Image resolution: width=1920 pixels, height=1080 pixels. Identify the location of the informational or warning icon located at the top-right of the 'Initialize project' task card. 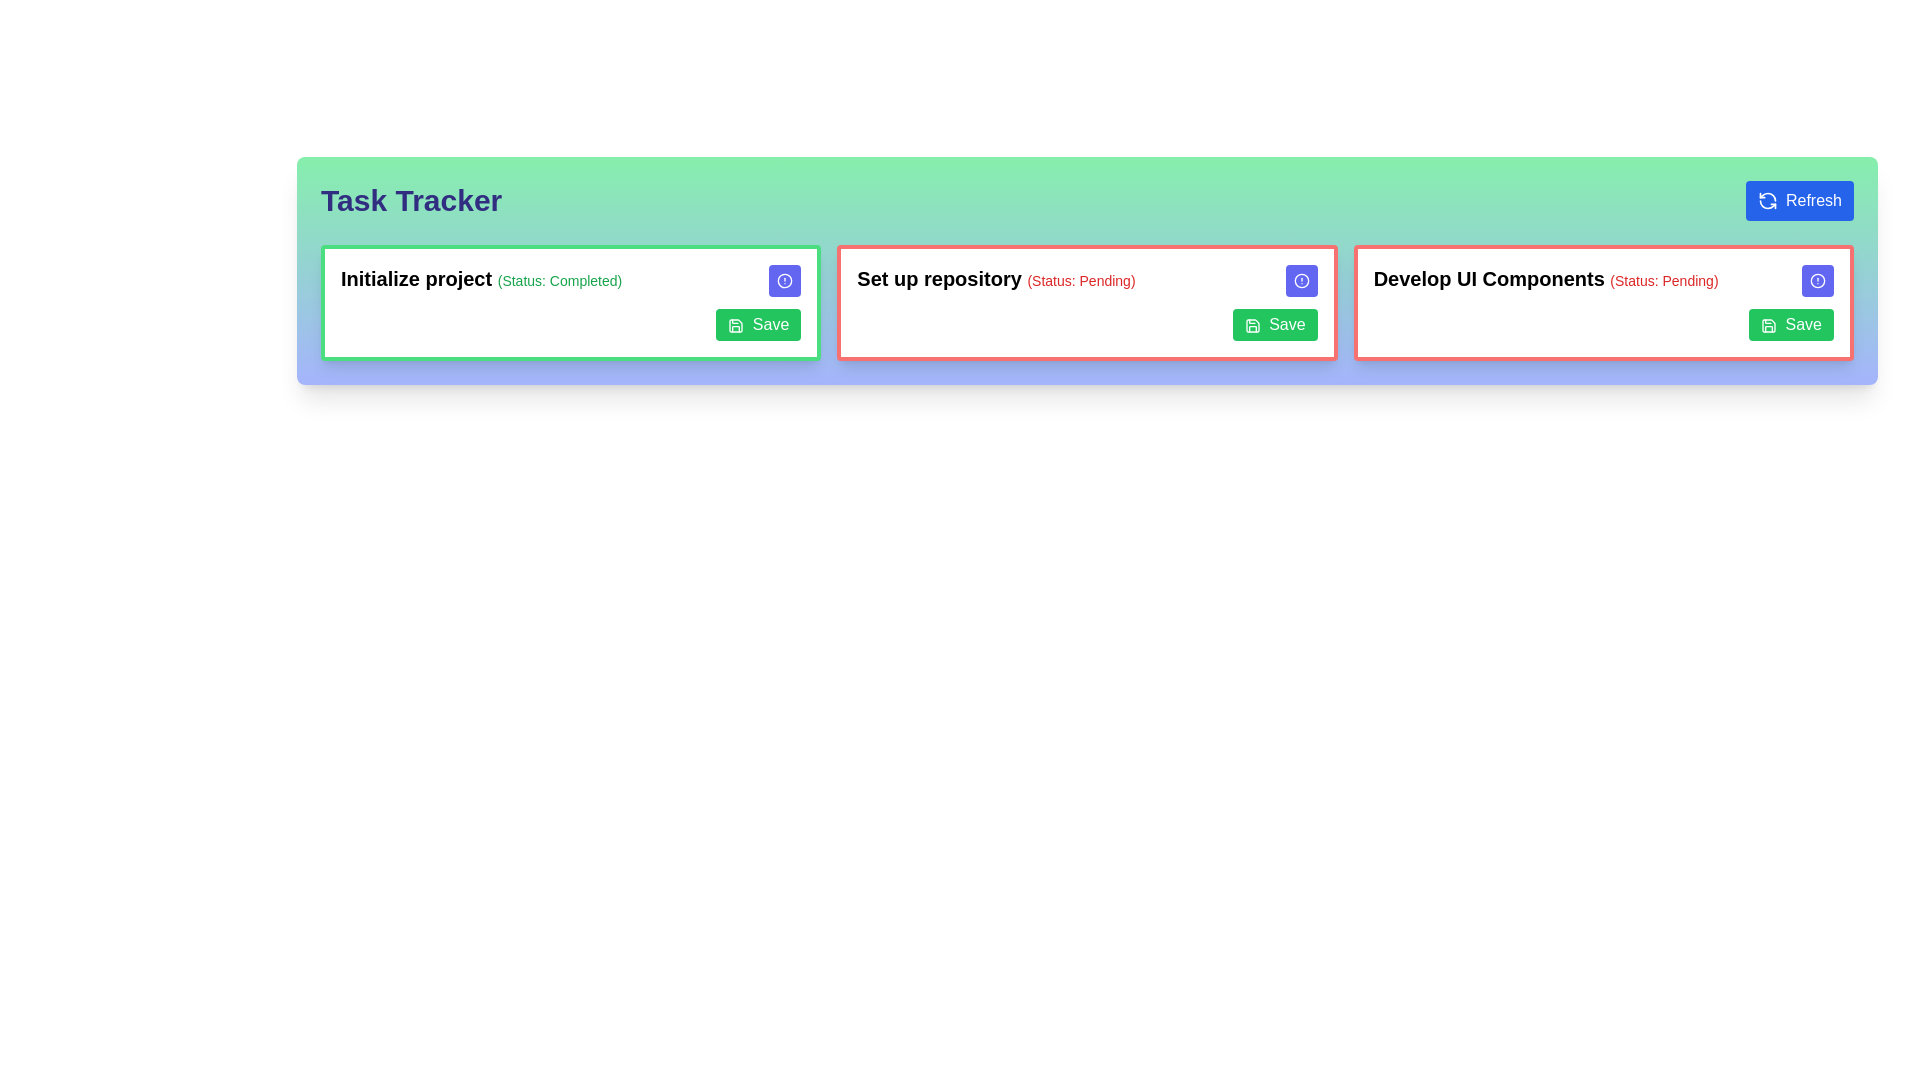
(784, 281).